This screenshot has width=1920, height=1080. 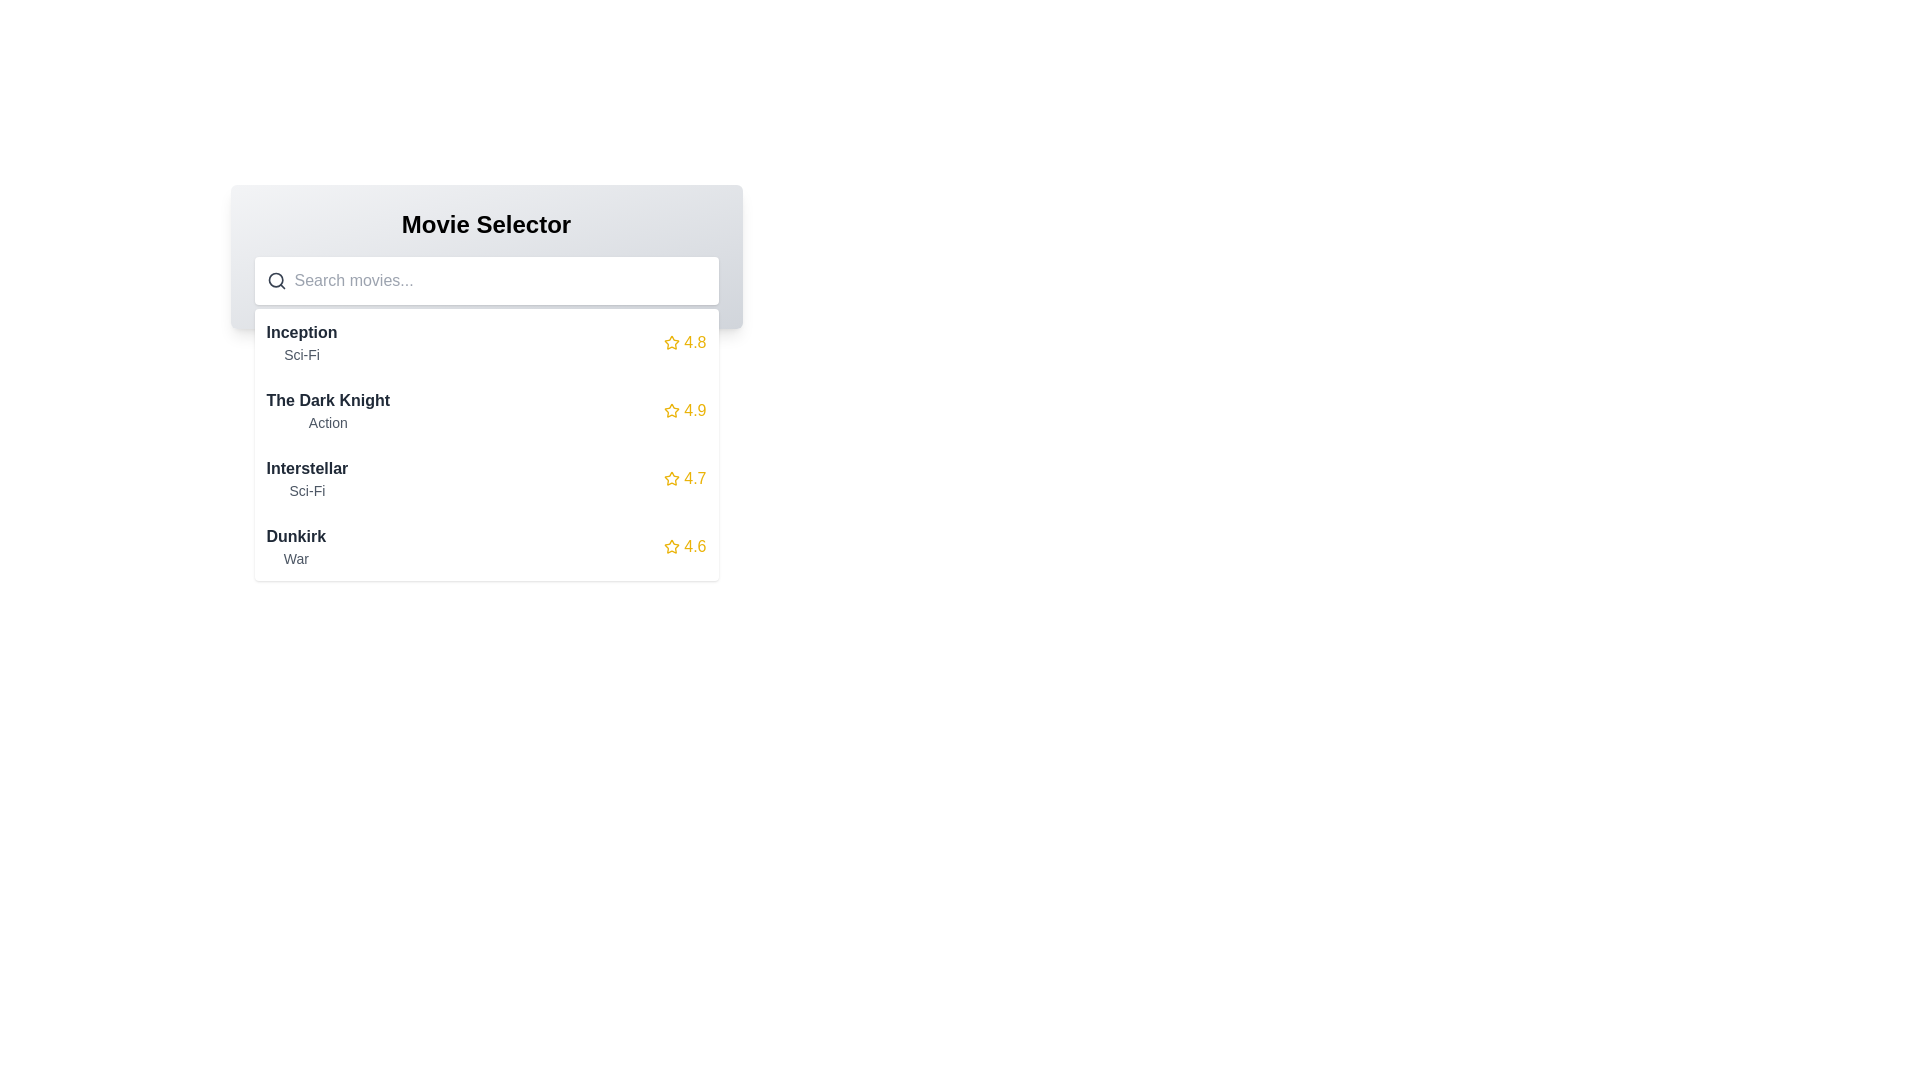 What do you see at coordinates (274, 280) in the screenshot?
I see `the circular lens of the magnifying glass icon used for search functionality, located in the top section of the interface, directly left of the Search movies placeholder text field` at bounding box center [274, 280].